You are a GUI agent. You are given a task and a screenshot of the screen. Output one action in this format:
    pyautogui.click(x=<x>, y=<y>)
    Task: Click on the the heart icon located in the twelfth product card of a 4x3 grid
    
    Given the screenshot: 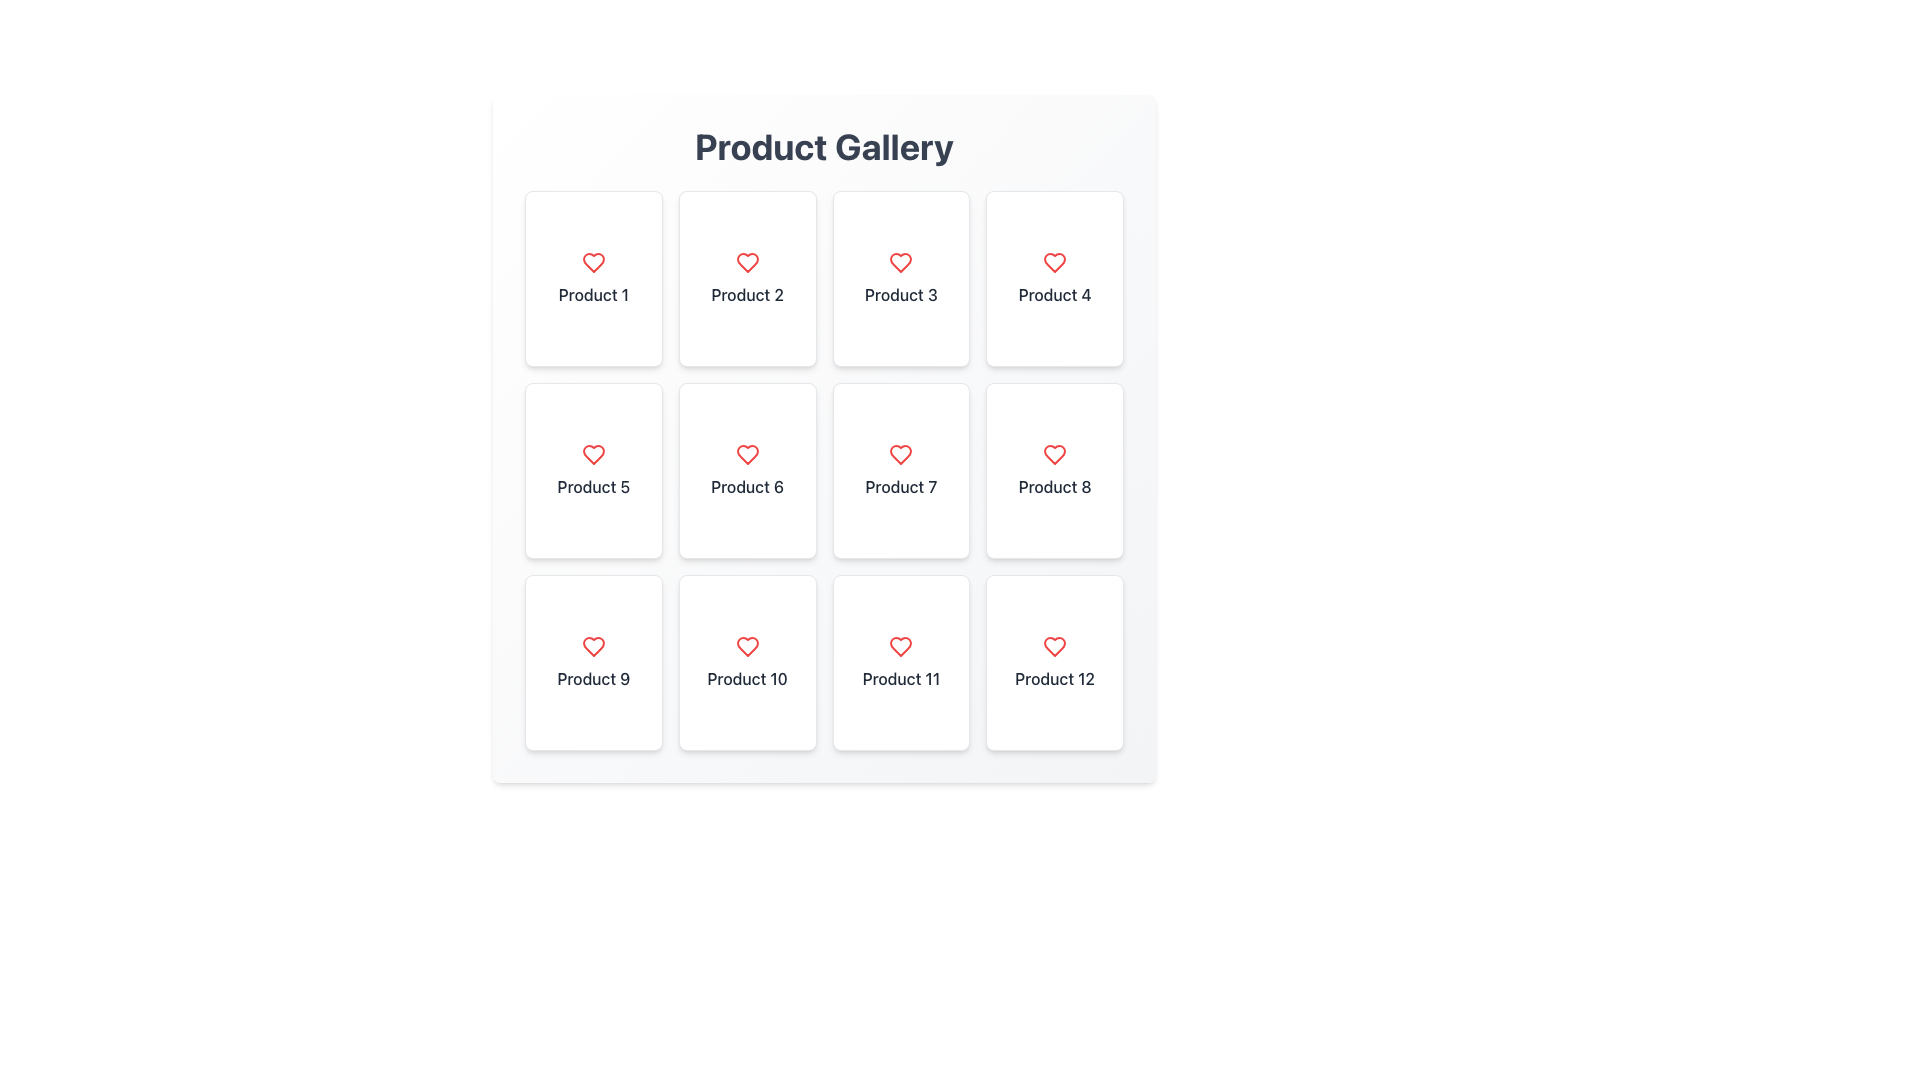 What is the action you would take?
    pyautogui.click(x=1054, y=647)
    